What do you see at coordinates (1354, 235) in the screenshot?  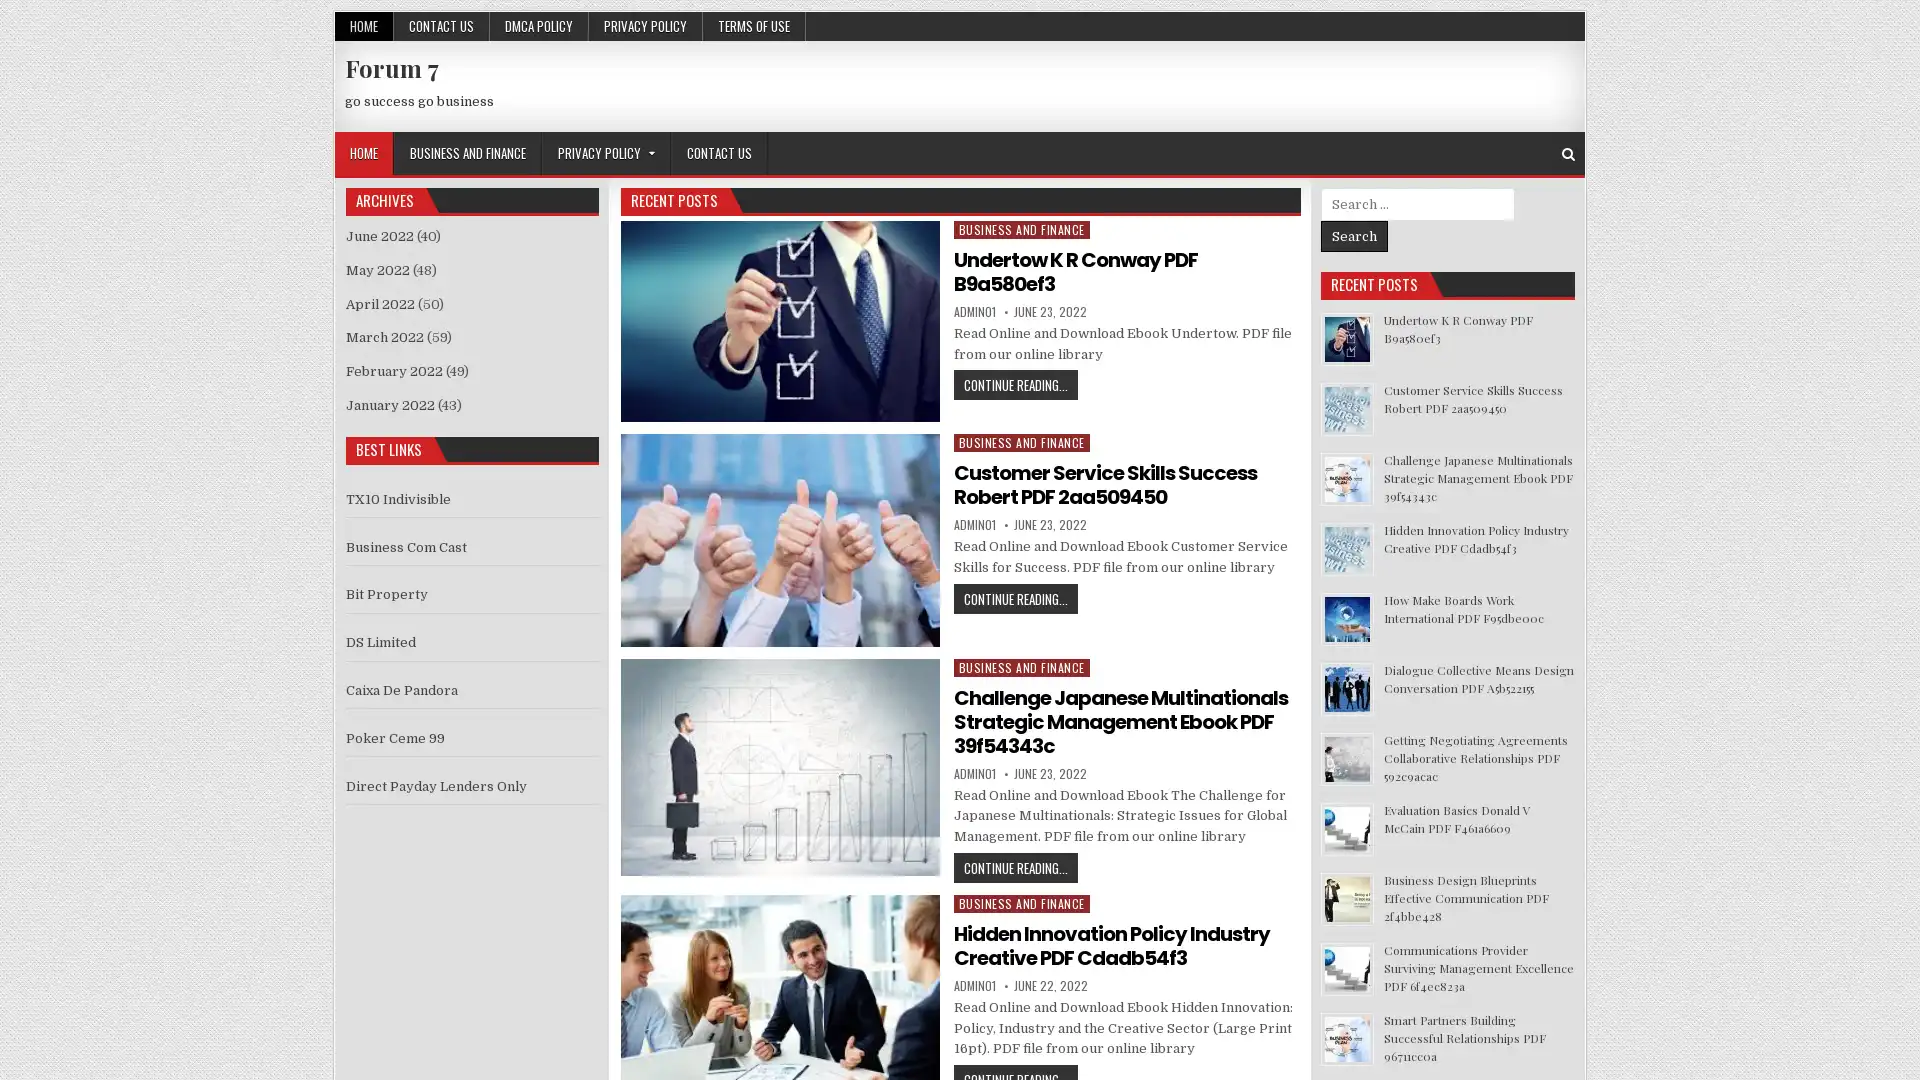 I see `Search` at bounding box center [1354, 235].